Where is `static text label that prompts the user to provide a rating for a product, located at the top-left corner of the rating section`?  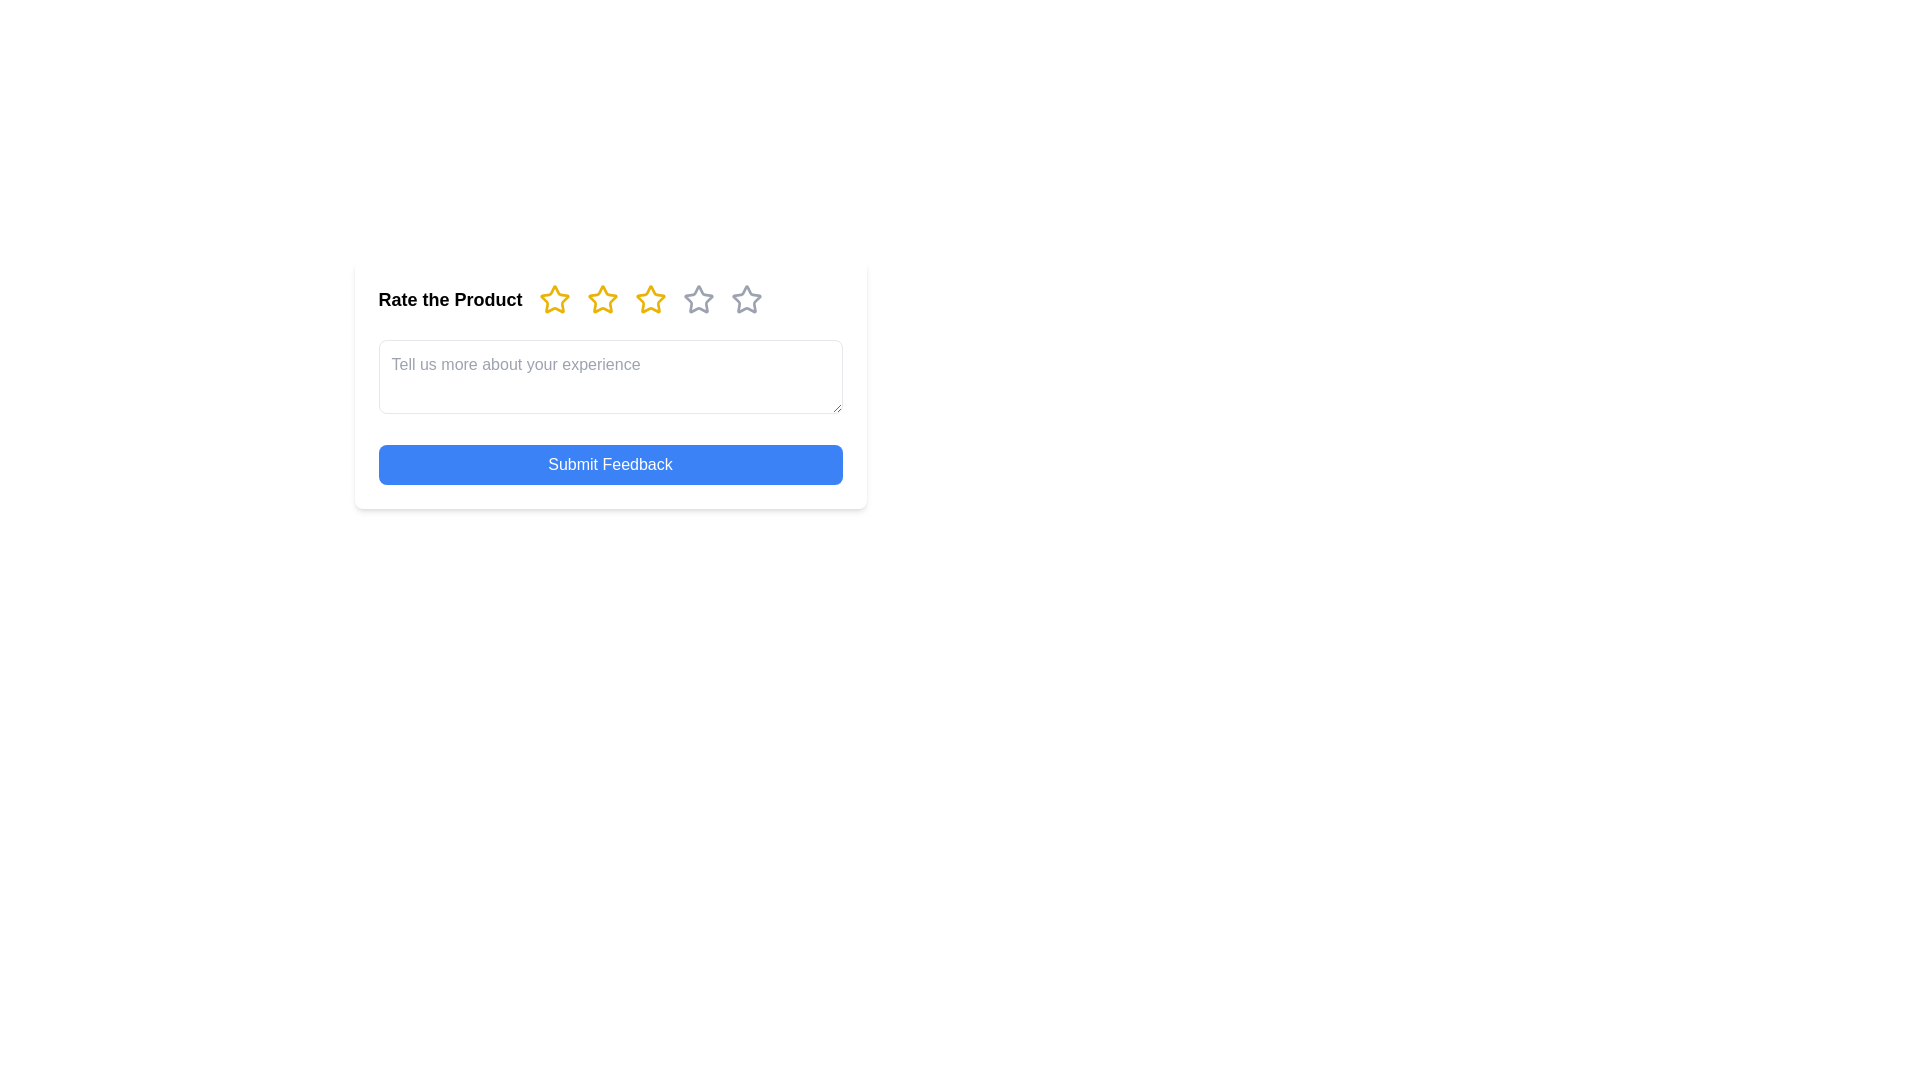
static text label that prompts the user to provide a rating for a product, located at the top-left corner of the rating section is located at coordinates (449, 300).